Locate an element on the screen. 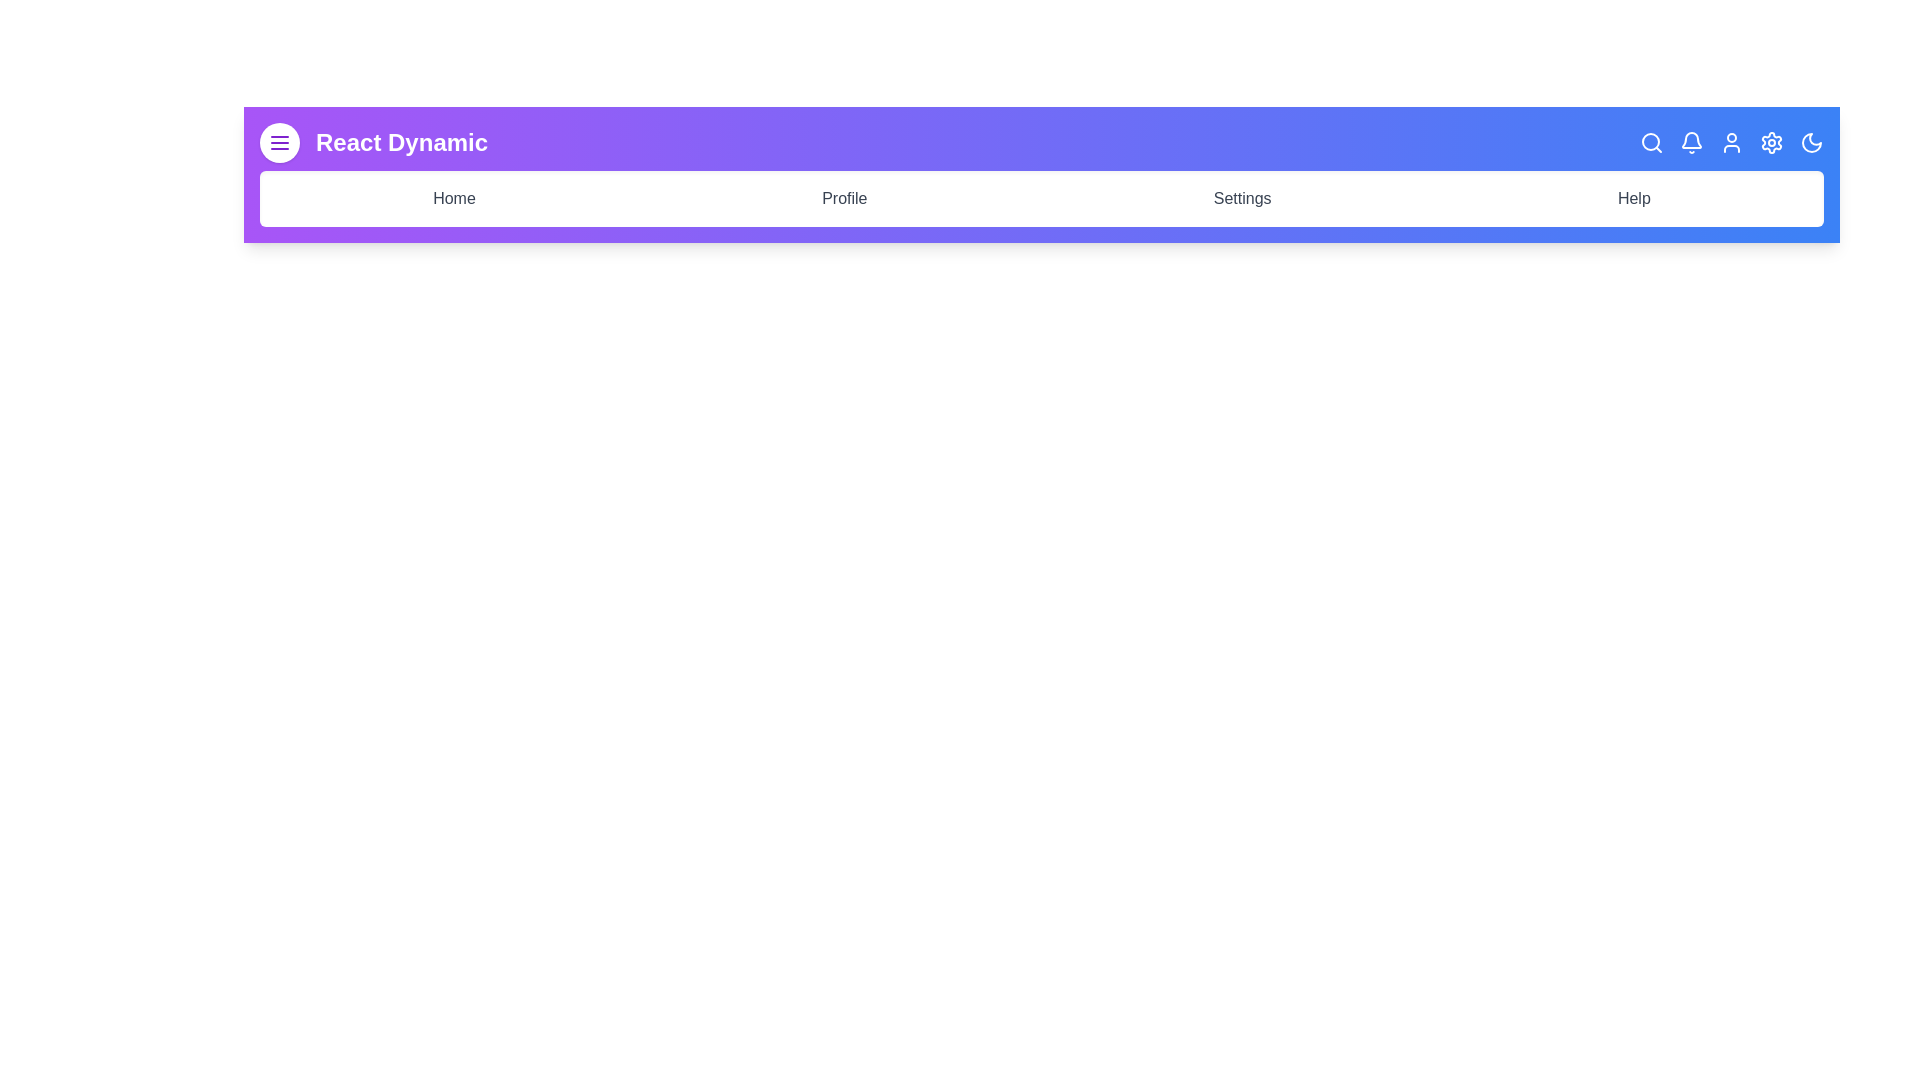 The height and width of the screenshot is (1080, 1920). the menu button to toggle the menu is located at coordinates (278, 141).